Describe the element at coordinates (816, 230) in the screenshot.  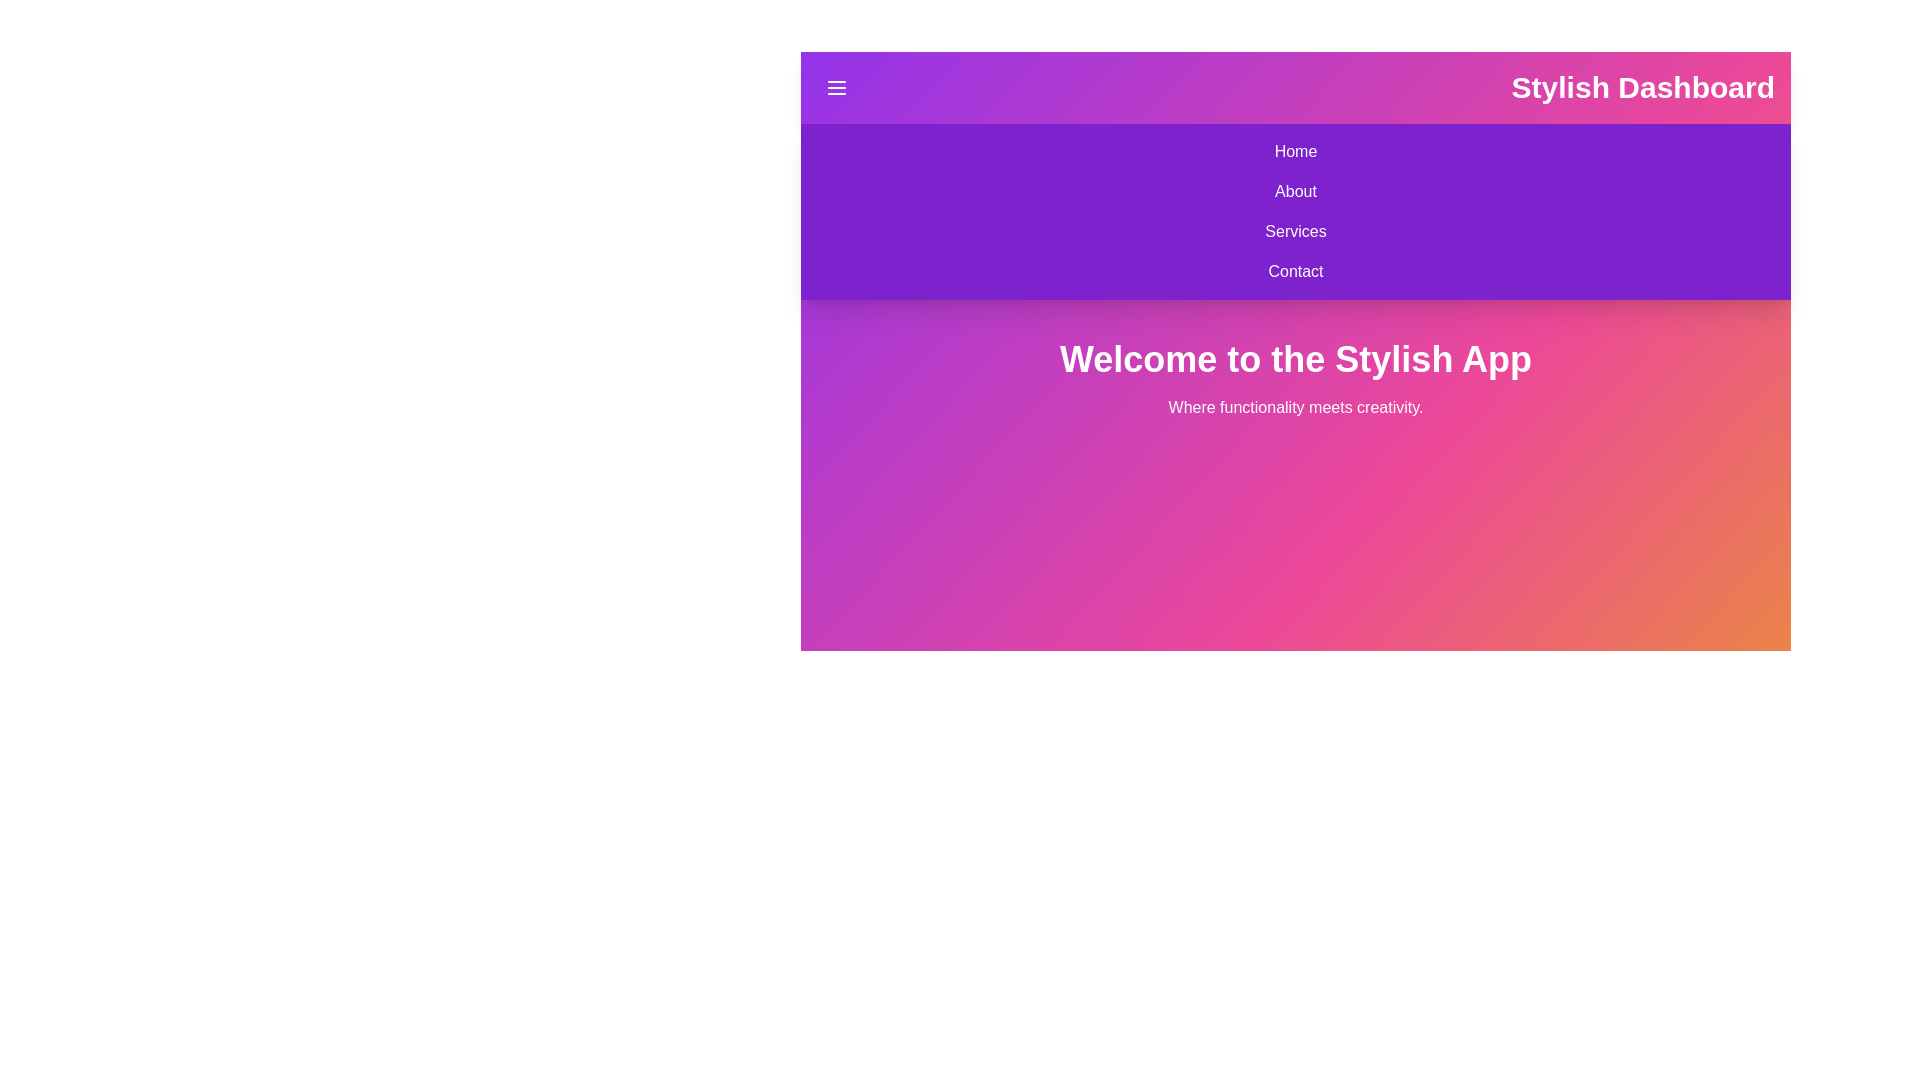
I see `the Services from the navigation menu` at that location.